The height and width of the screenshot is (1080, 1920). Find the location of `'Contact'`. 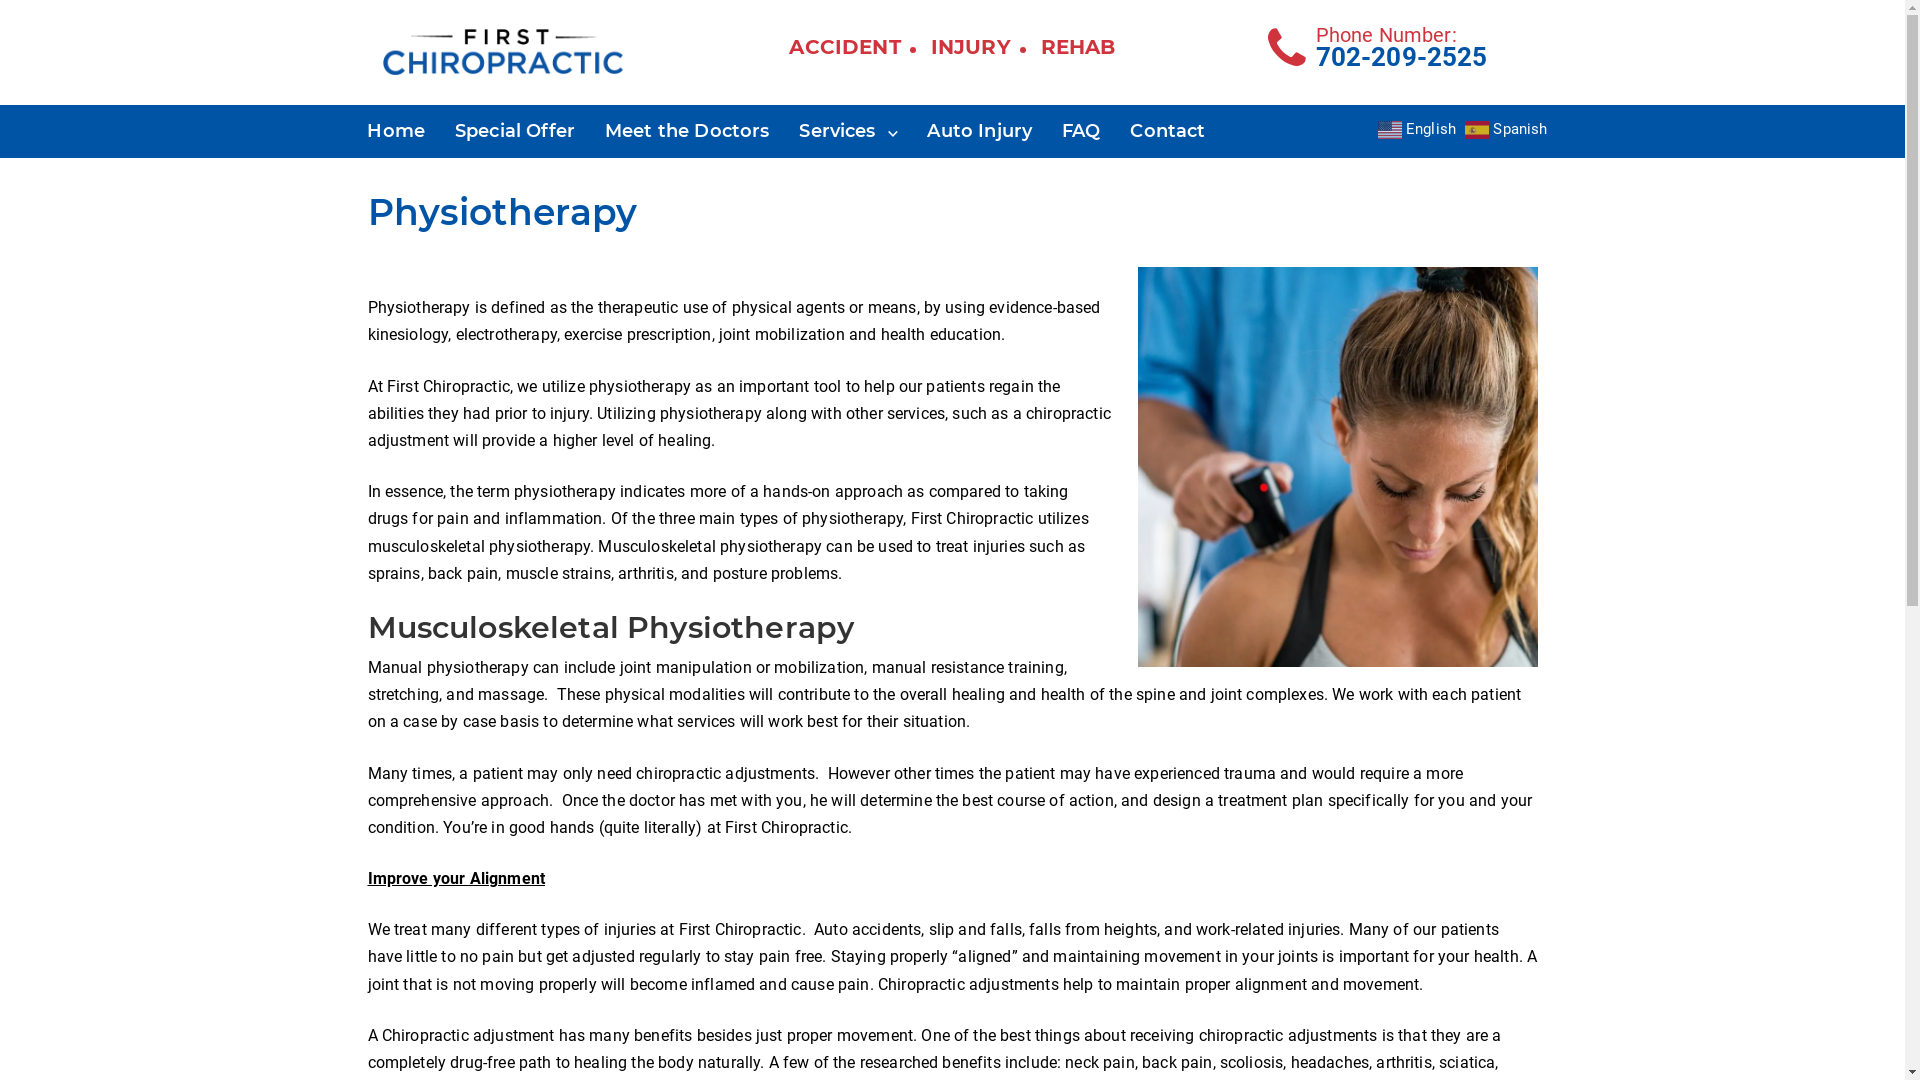

'Contact' is located at coordinates (1168, 131).